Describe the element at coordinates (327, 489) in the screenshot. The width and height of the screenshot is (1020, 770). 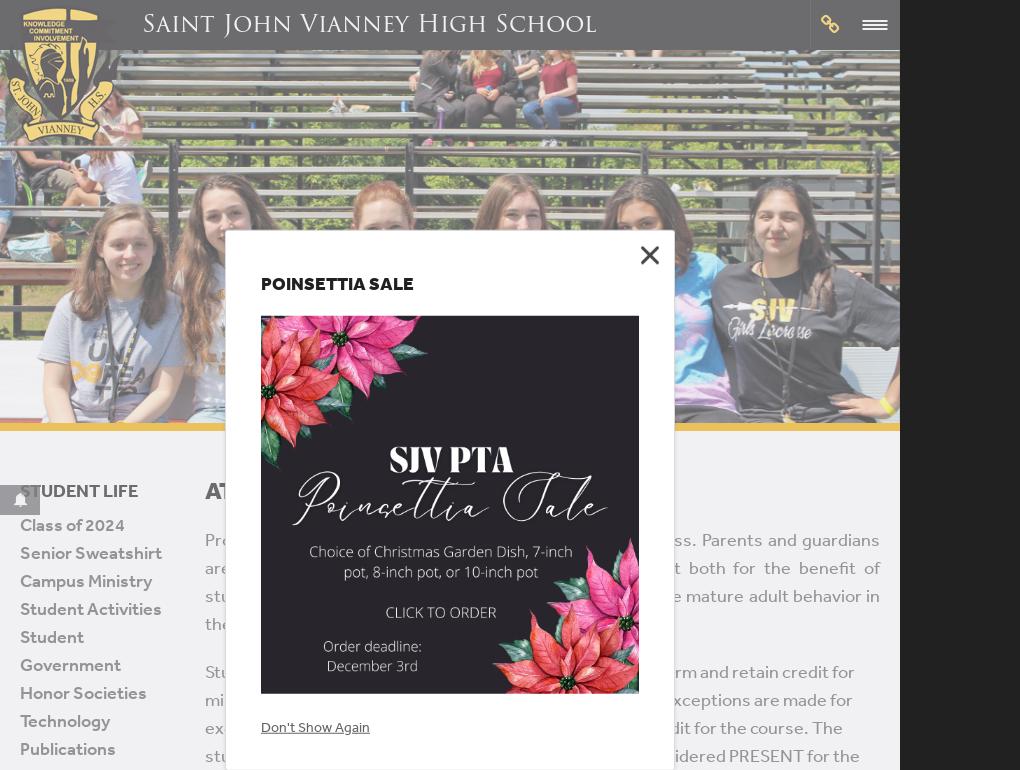
I see `'Attendance Policy'` at that location.